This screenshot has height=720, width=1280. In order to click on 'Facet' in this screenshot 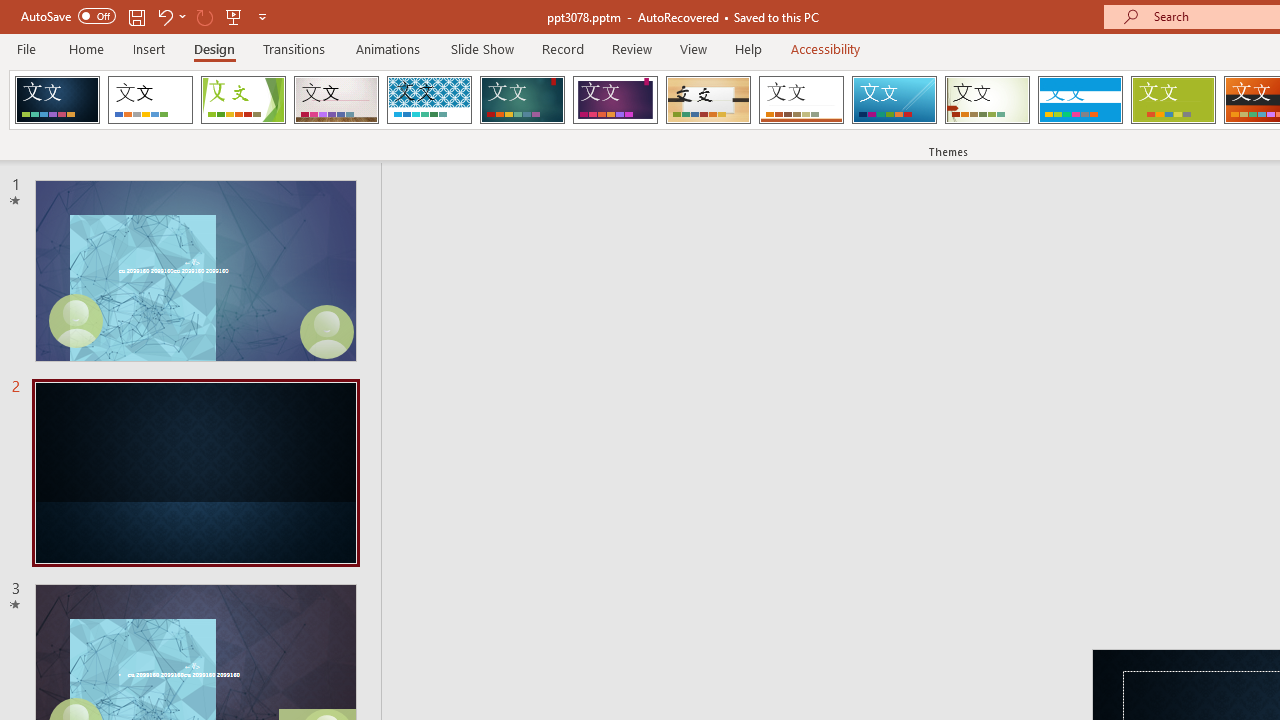, I will do `click(242, 100)`.